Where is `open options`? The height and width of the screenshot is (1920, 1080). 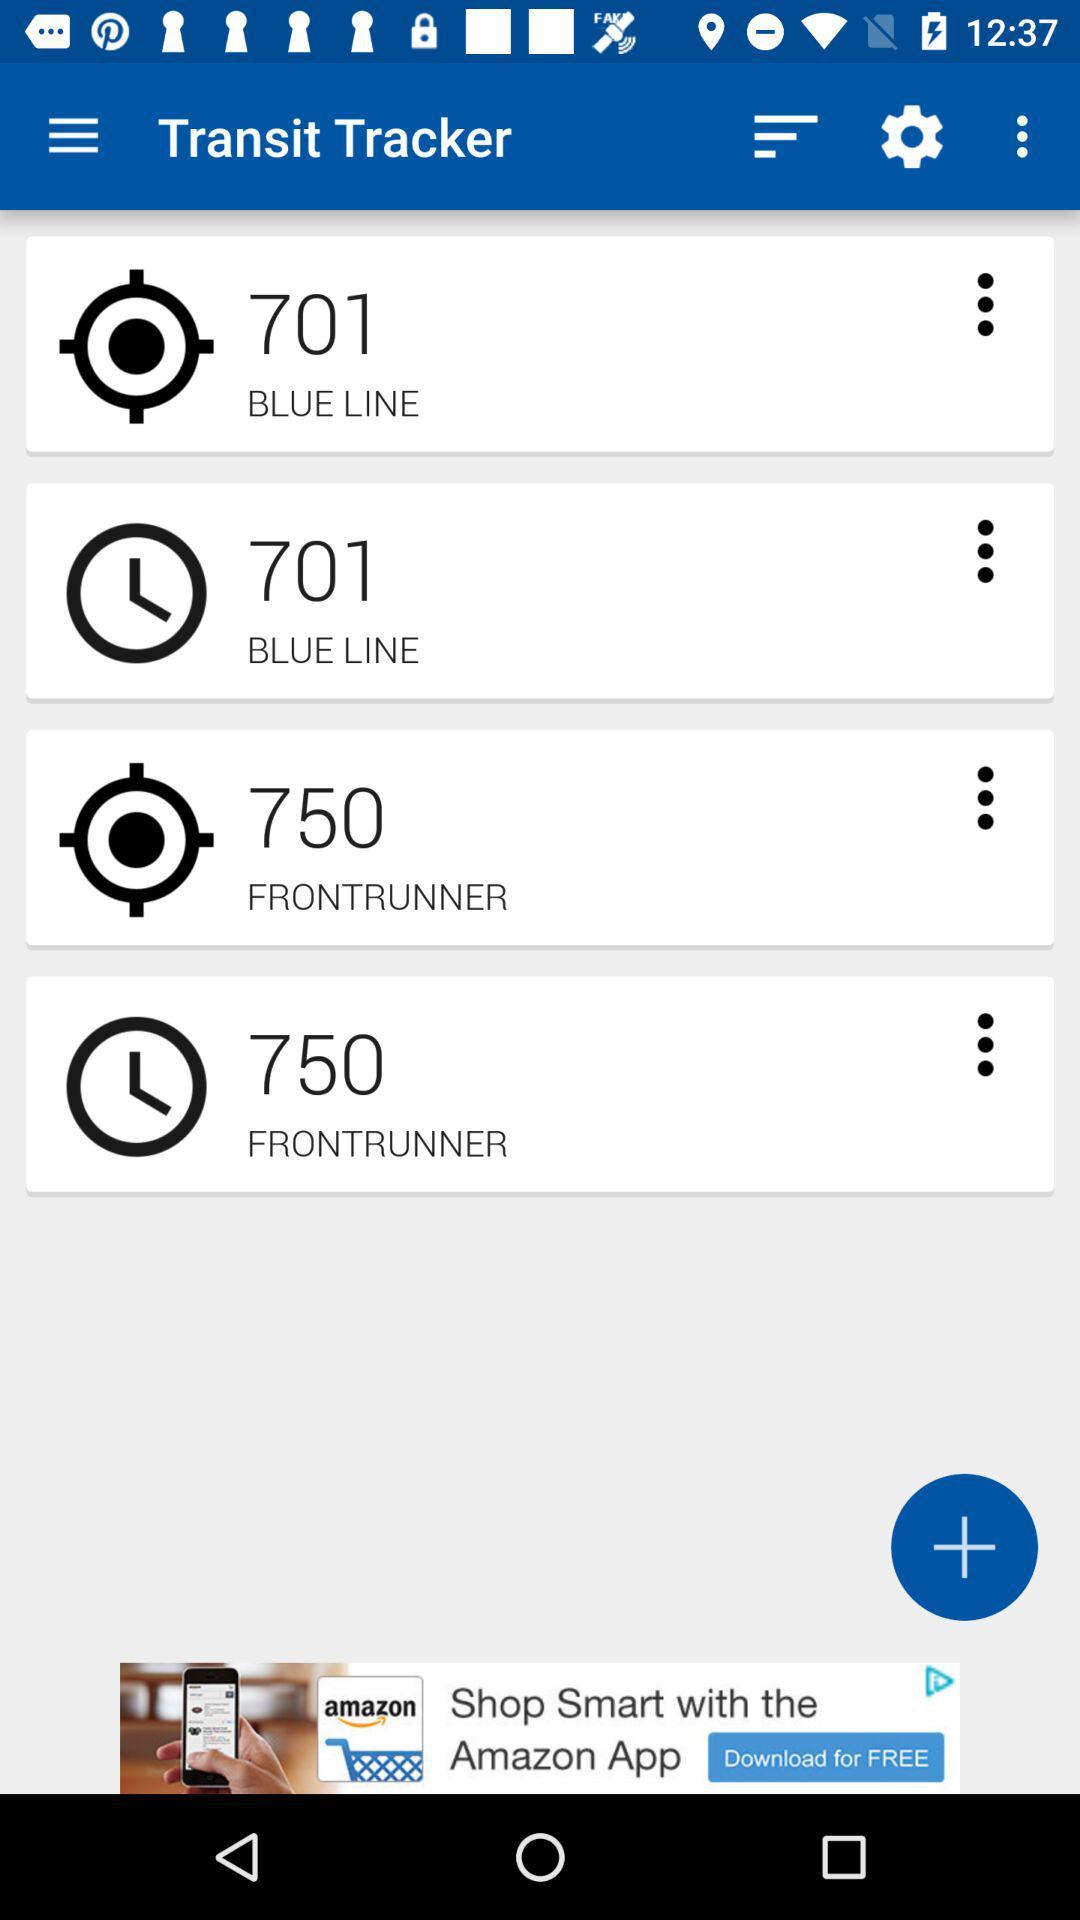
open options is located at coordinates (984, 551).